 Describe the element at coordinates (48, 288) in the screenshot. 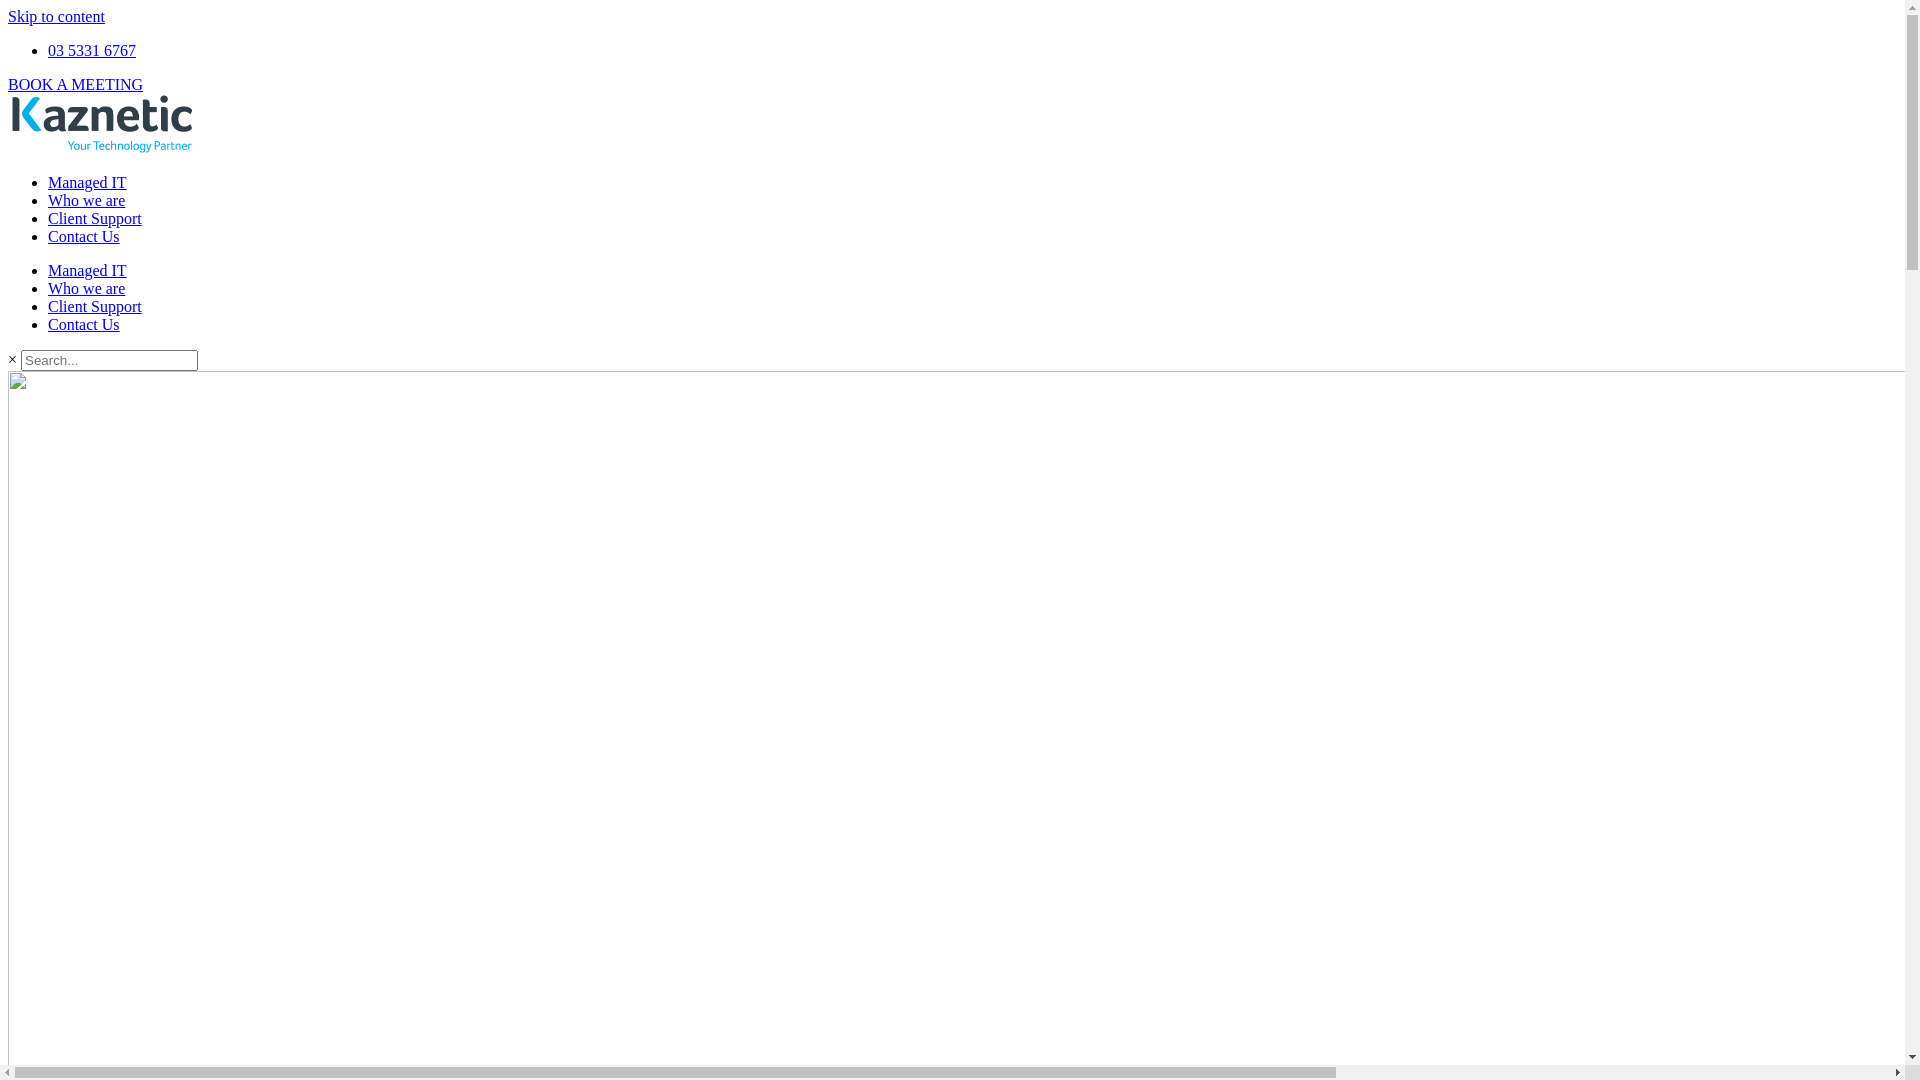

I see `'Who we are'` at that location.